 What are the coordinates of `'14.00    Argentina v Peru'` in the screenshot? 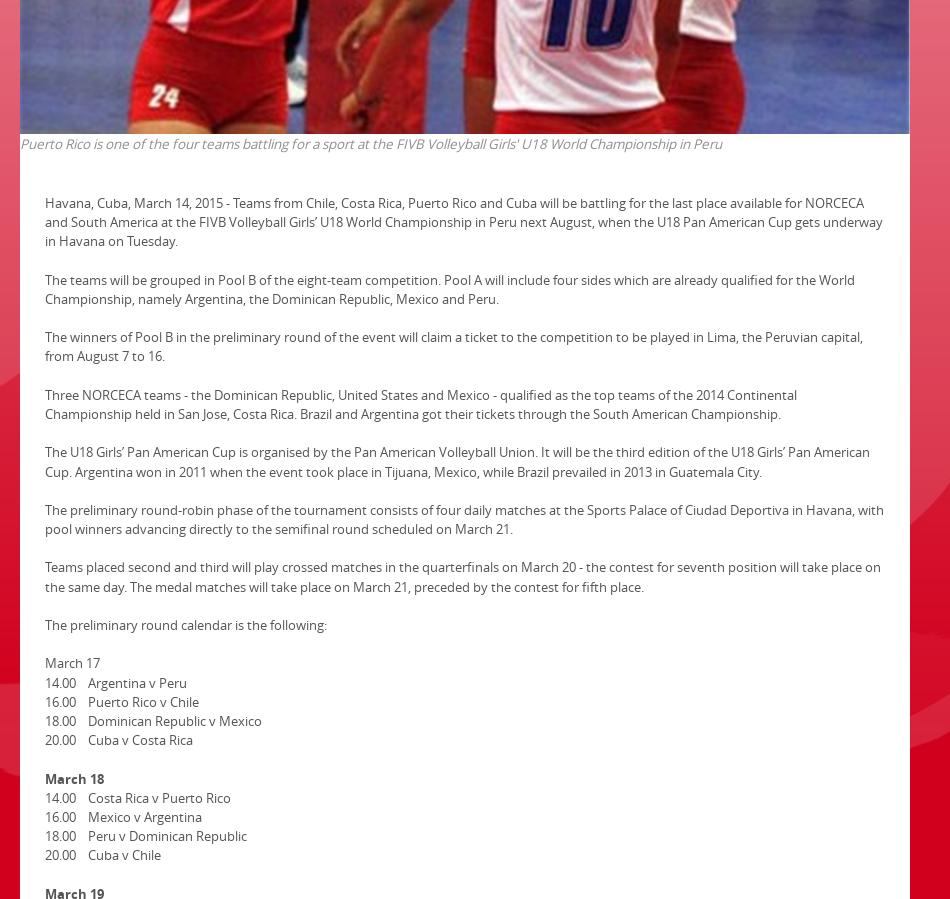 It's located at (45, 680).